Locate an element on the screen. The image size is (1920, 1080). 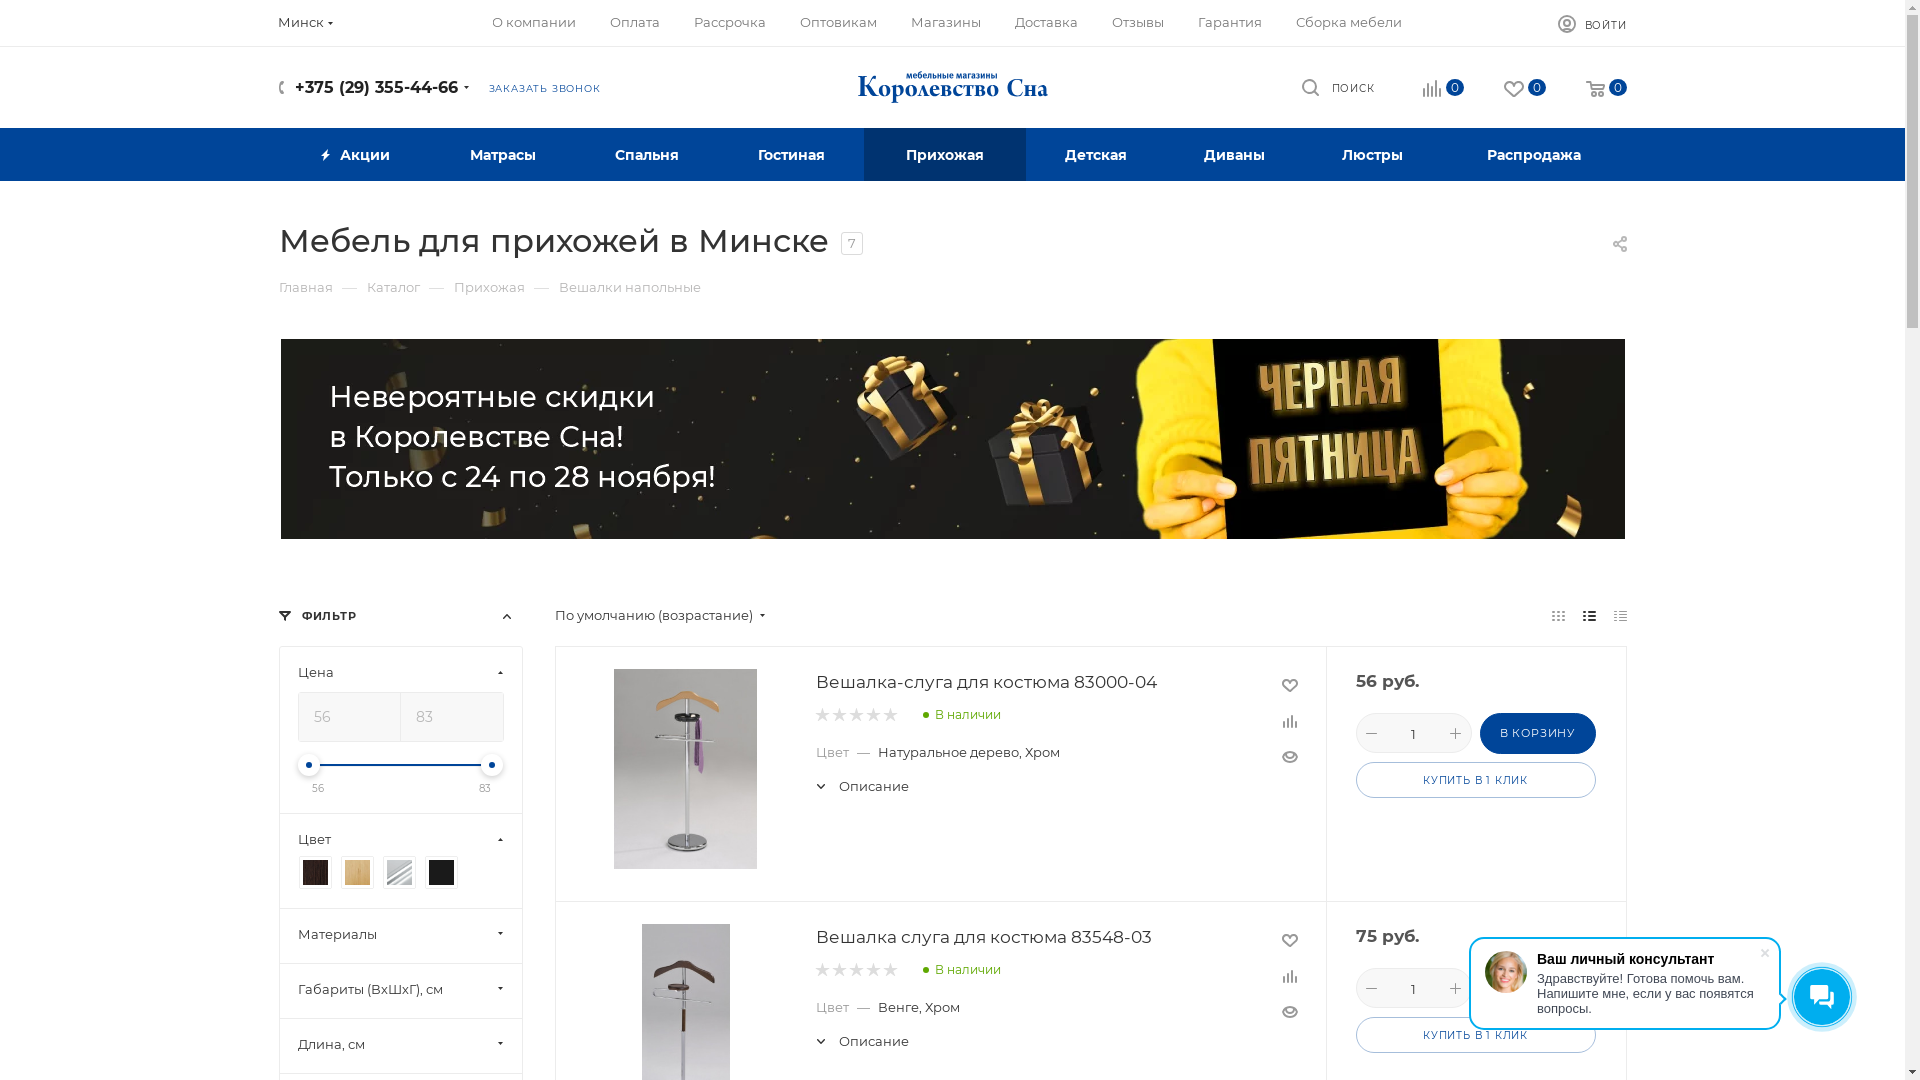
'0' is located at coordinates (1442, 90).